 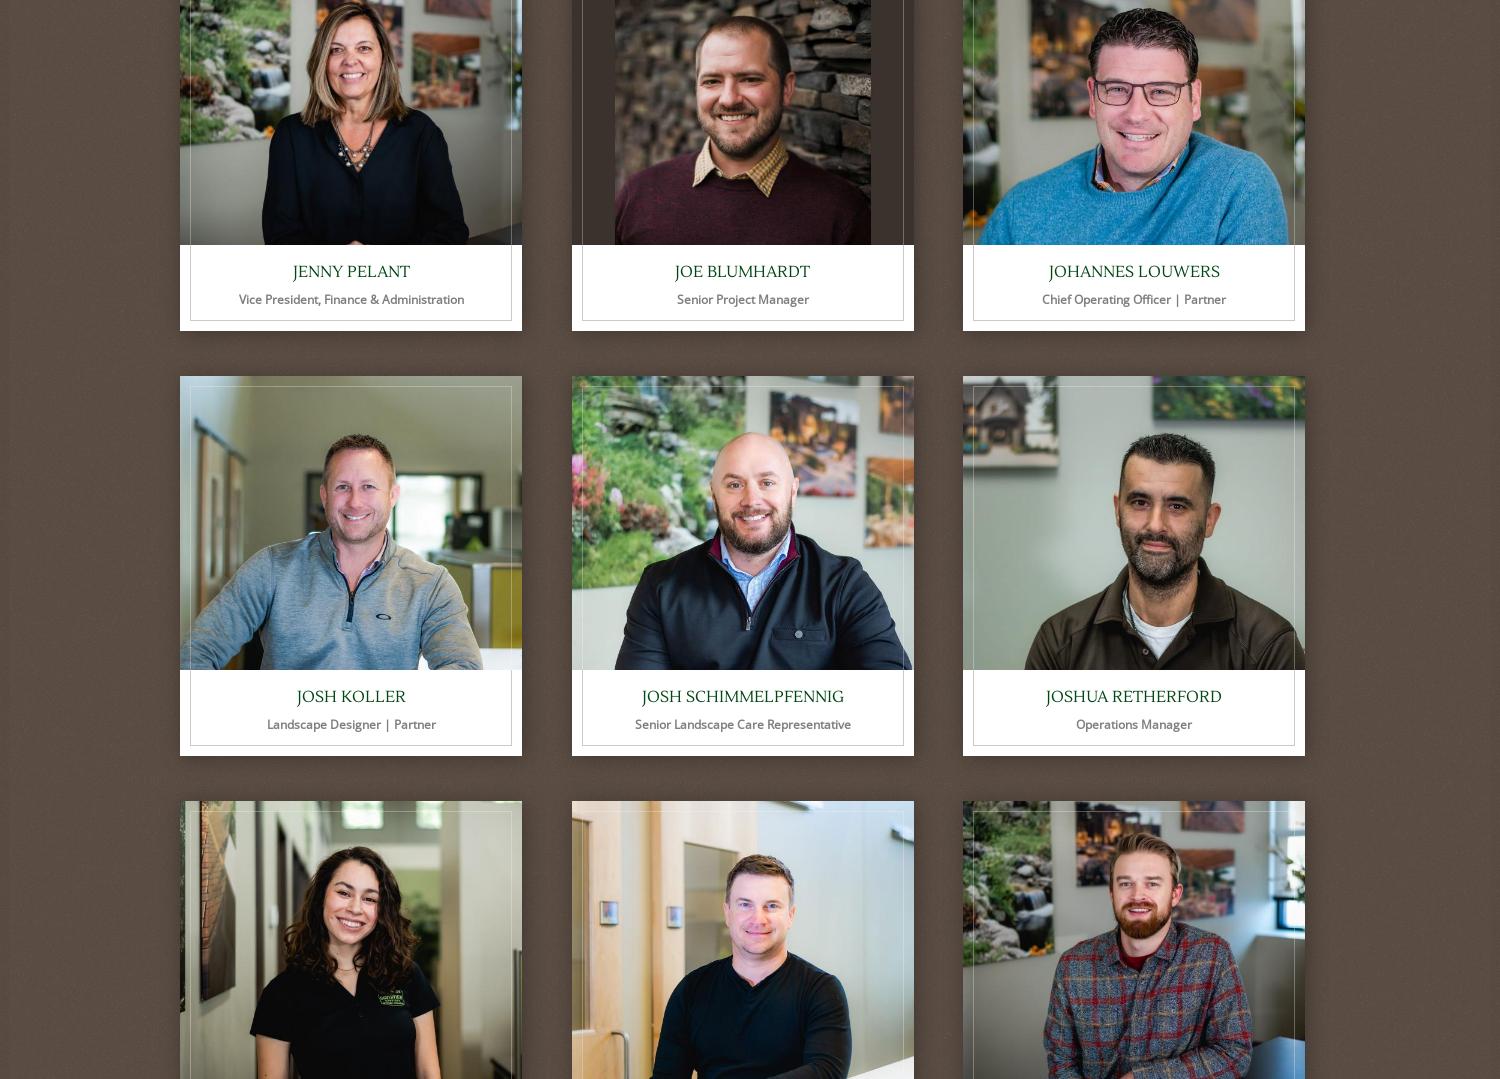 I want to click on 'Joshua Retherford', so click(x=1045, y=697).